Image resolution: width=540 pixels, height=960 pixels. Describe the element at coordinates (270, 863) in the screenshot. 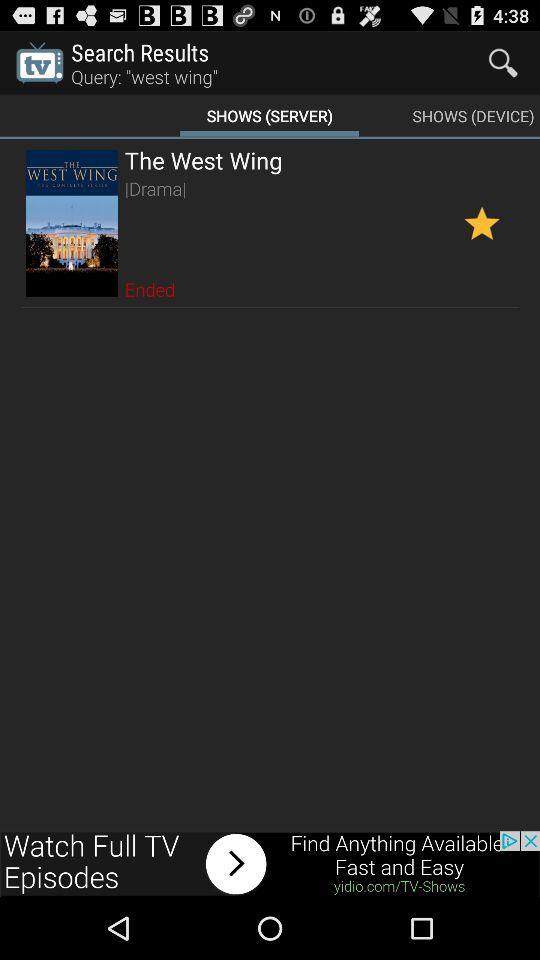

I see `access advertisement` at that location.